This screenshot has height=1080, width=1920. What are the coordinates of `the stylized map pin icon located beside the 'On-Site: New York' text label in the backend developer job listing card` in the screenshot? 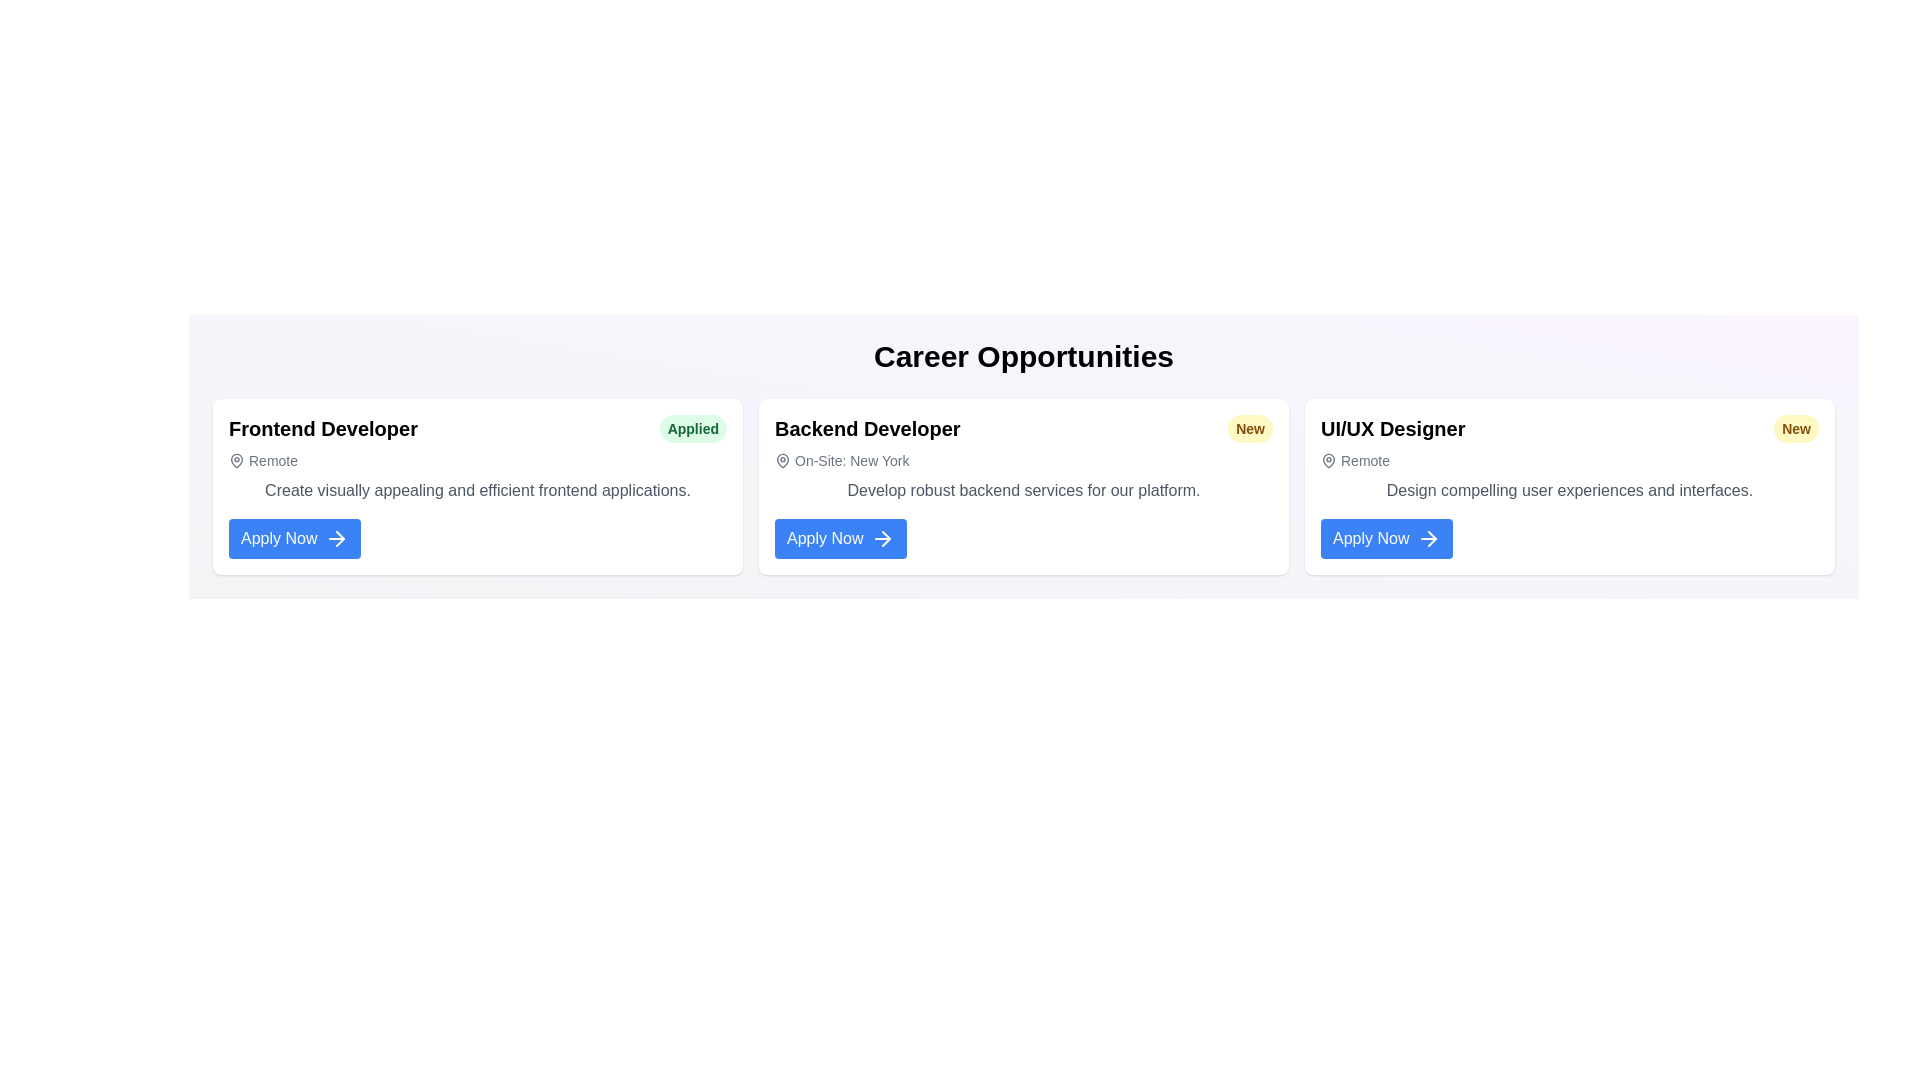 It's located at (781, 459).